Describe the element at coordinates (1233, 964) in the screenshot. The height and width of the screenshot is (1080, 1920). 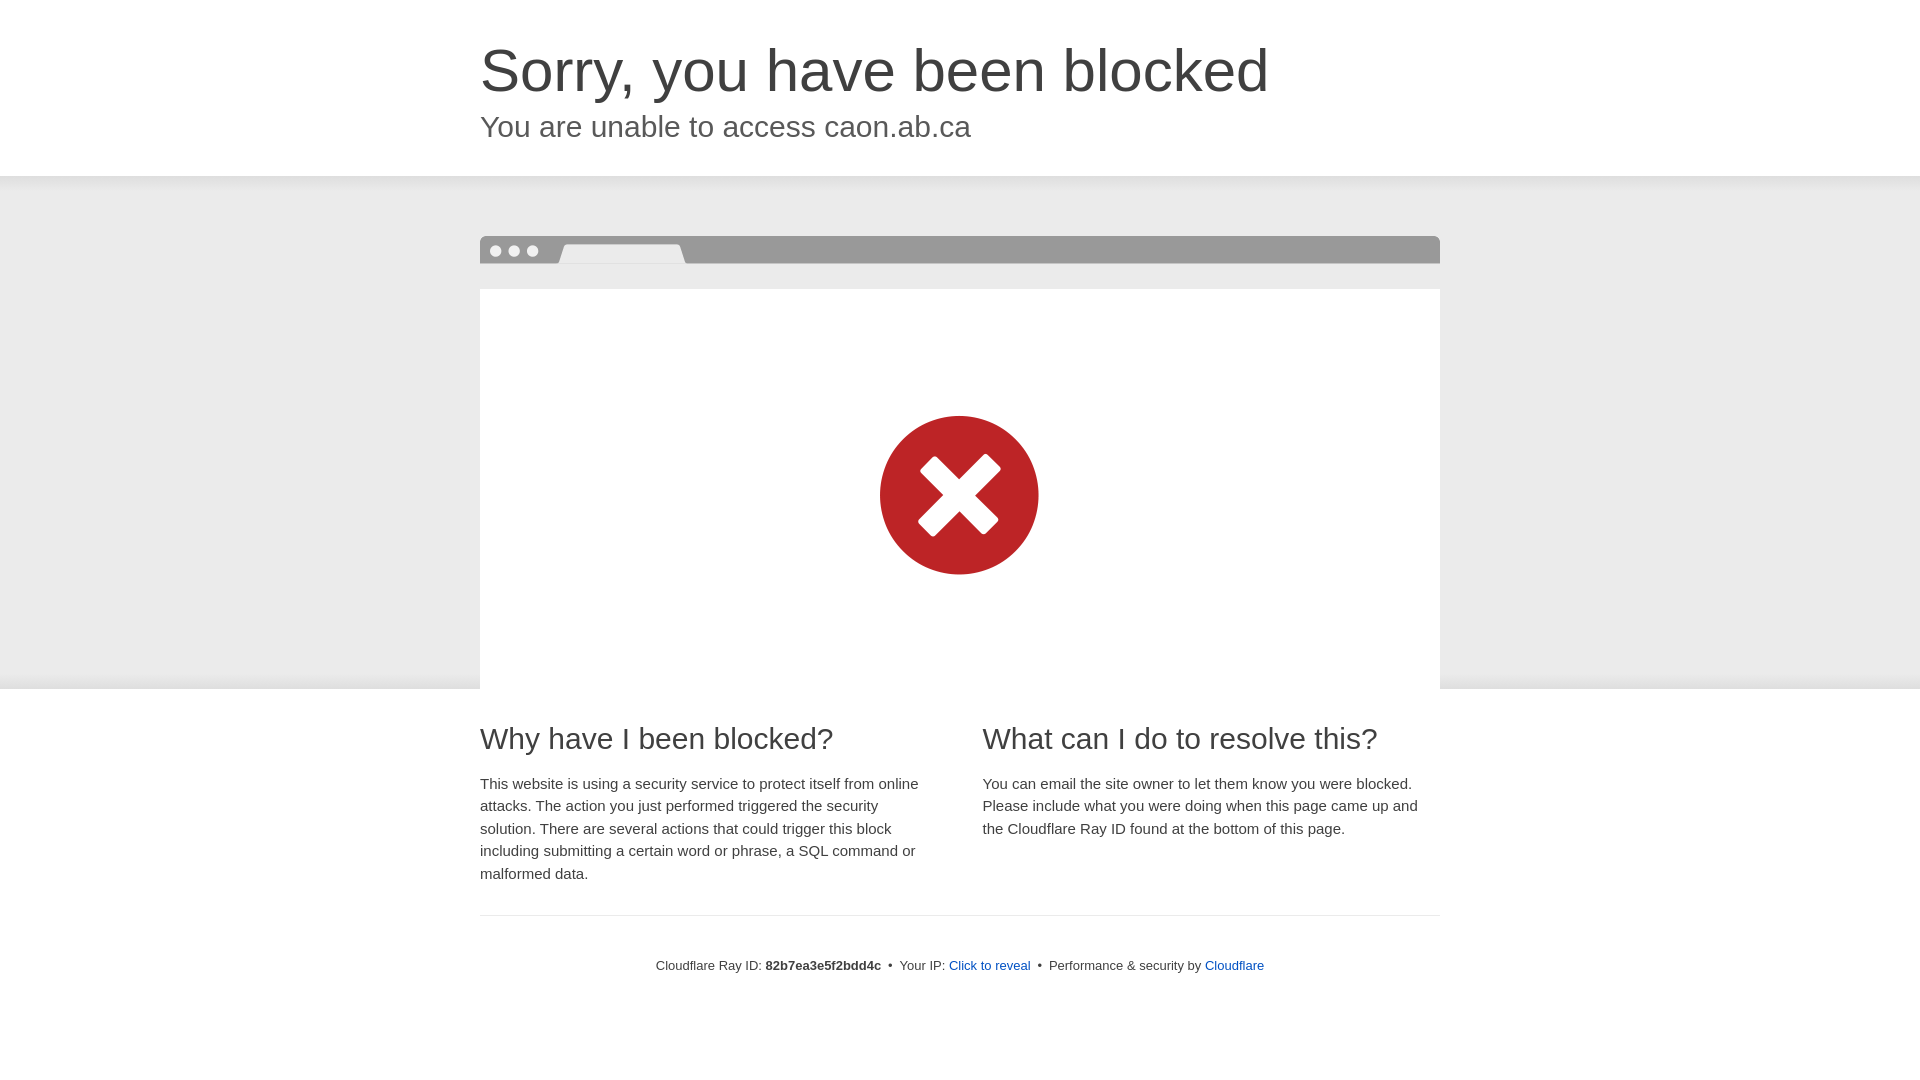
I see `'Cloudflare'` at that location.